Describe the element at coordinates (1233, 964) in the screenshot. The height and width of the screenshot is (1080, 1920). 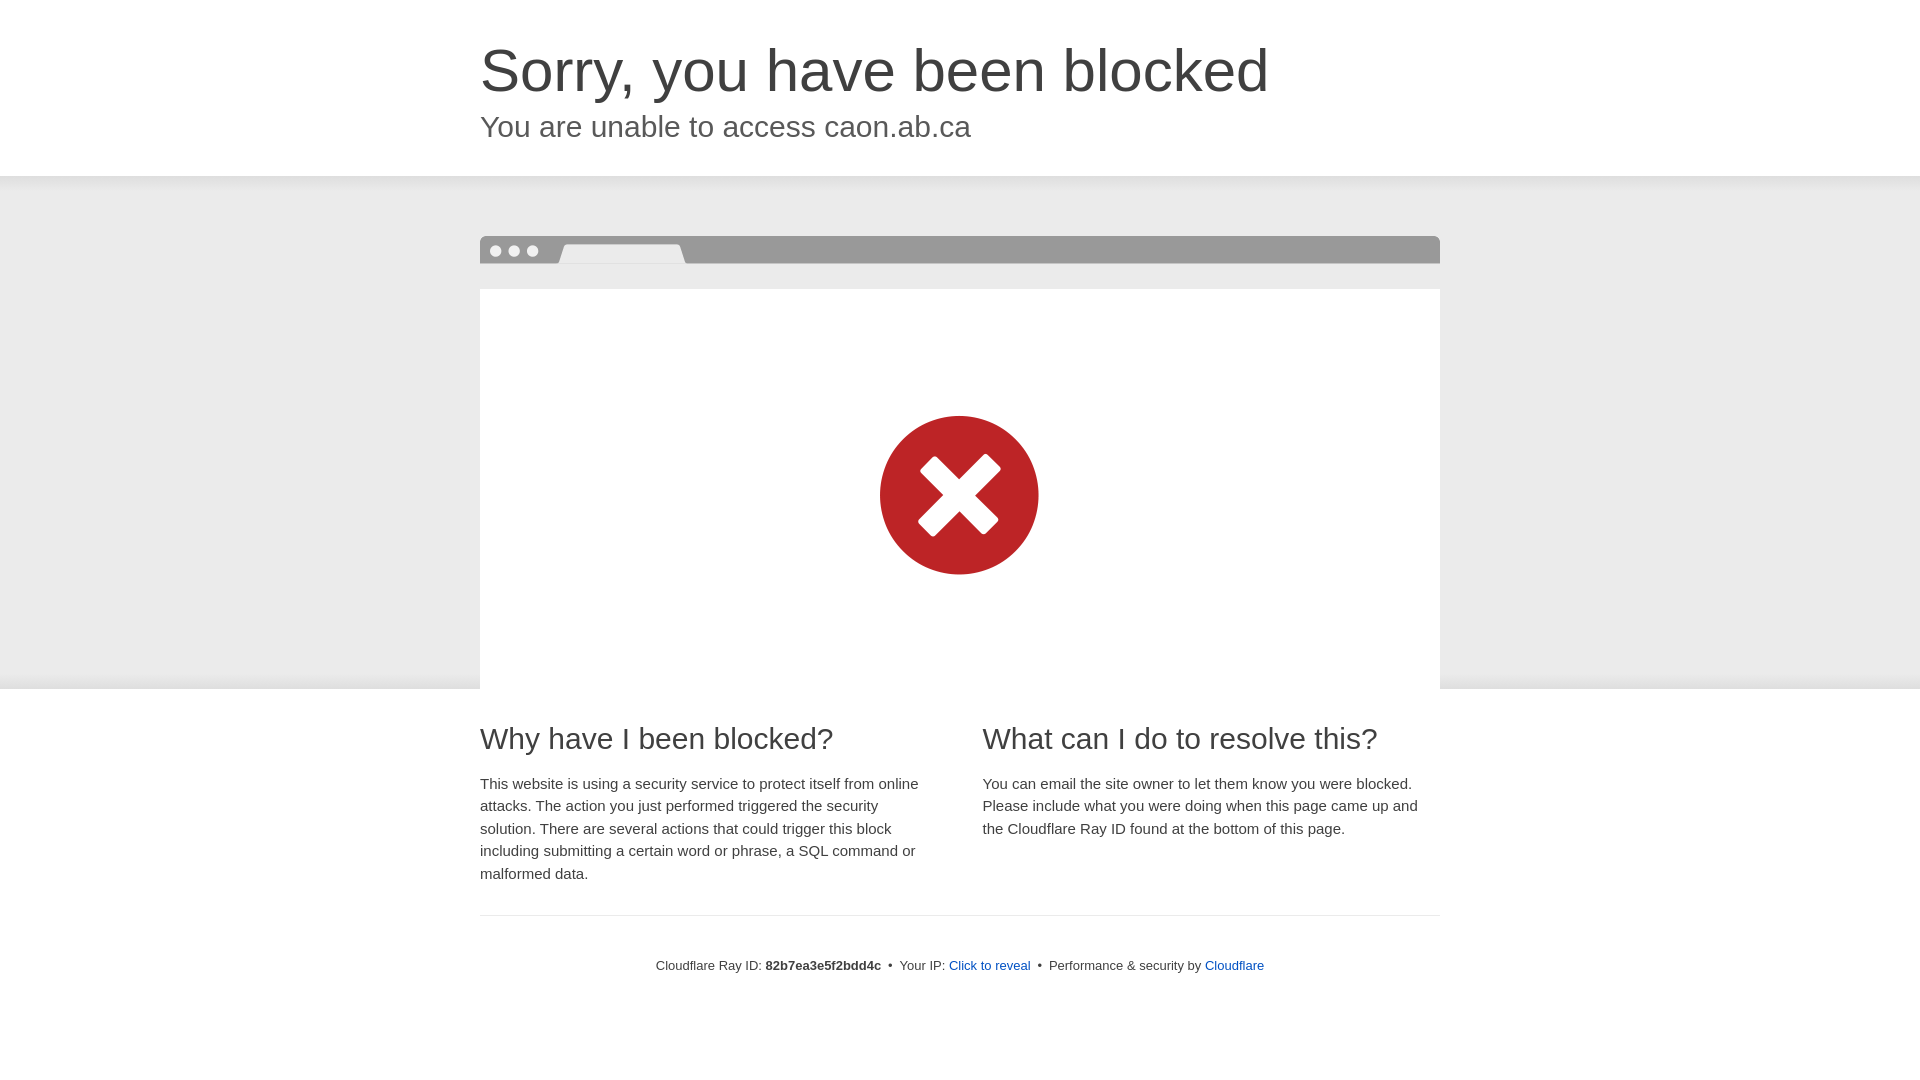
I see `'Cloudflare'` at that location.